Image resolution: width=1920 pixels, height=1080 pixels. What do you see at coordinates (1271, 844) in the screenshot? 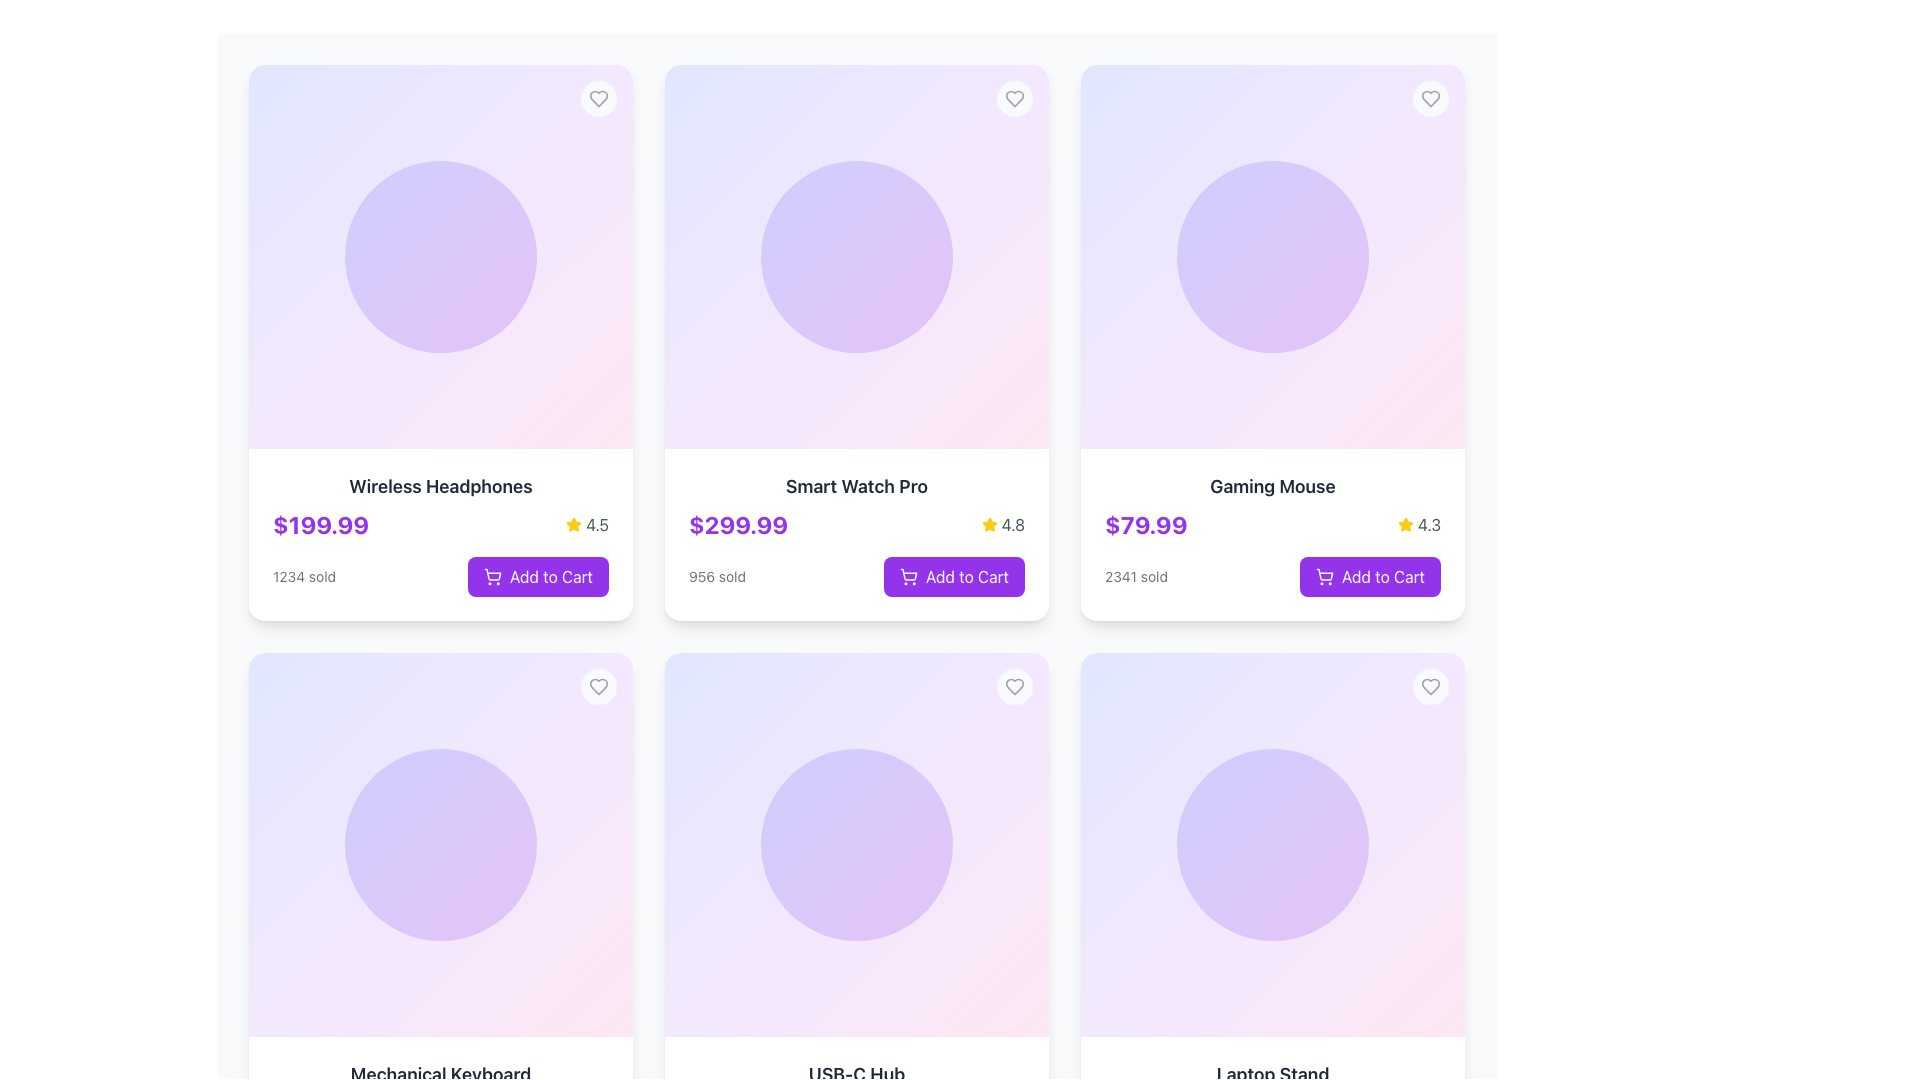
I see `the decorative background element in the 'Laptop Stand' card, located in the bottom-right corner of the layout, which enhances the visual appeal of the card but has no interactive features` at bounding box center [1271, 844].